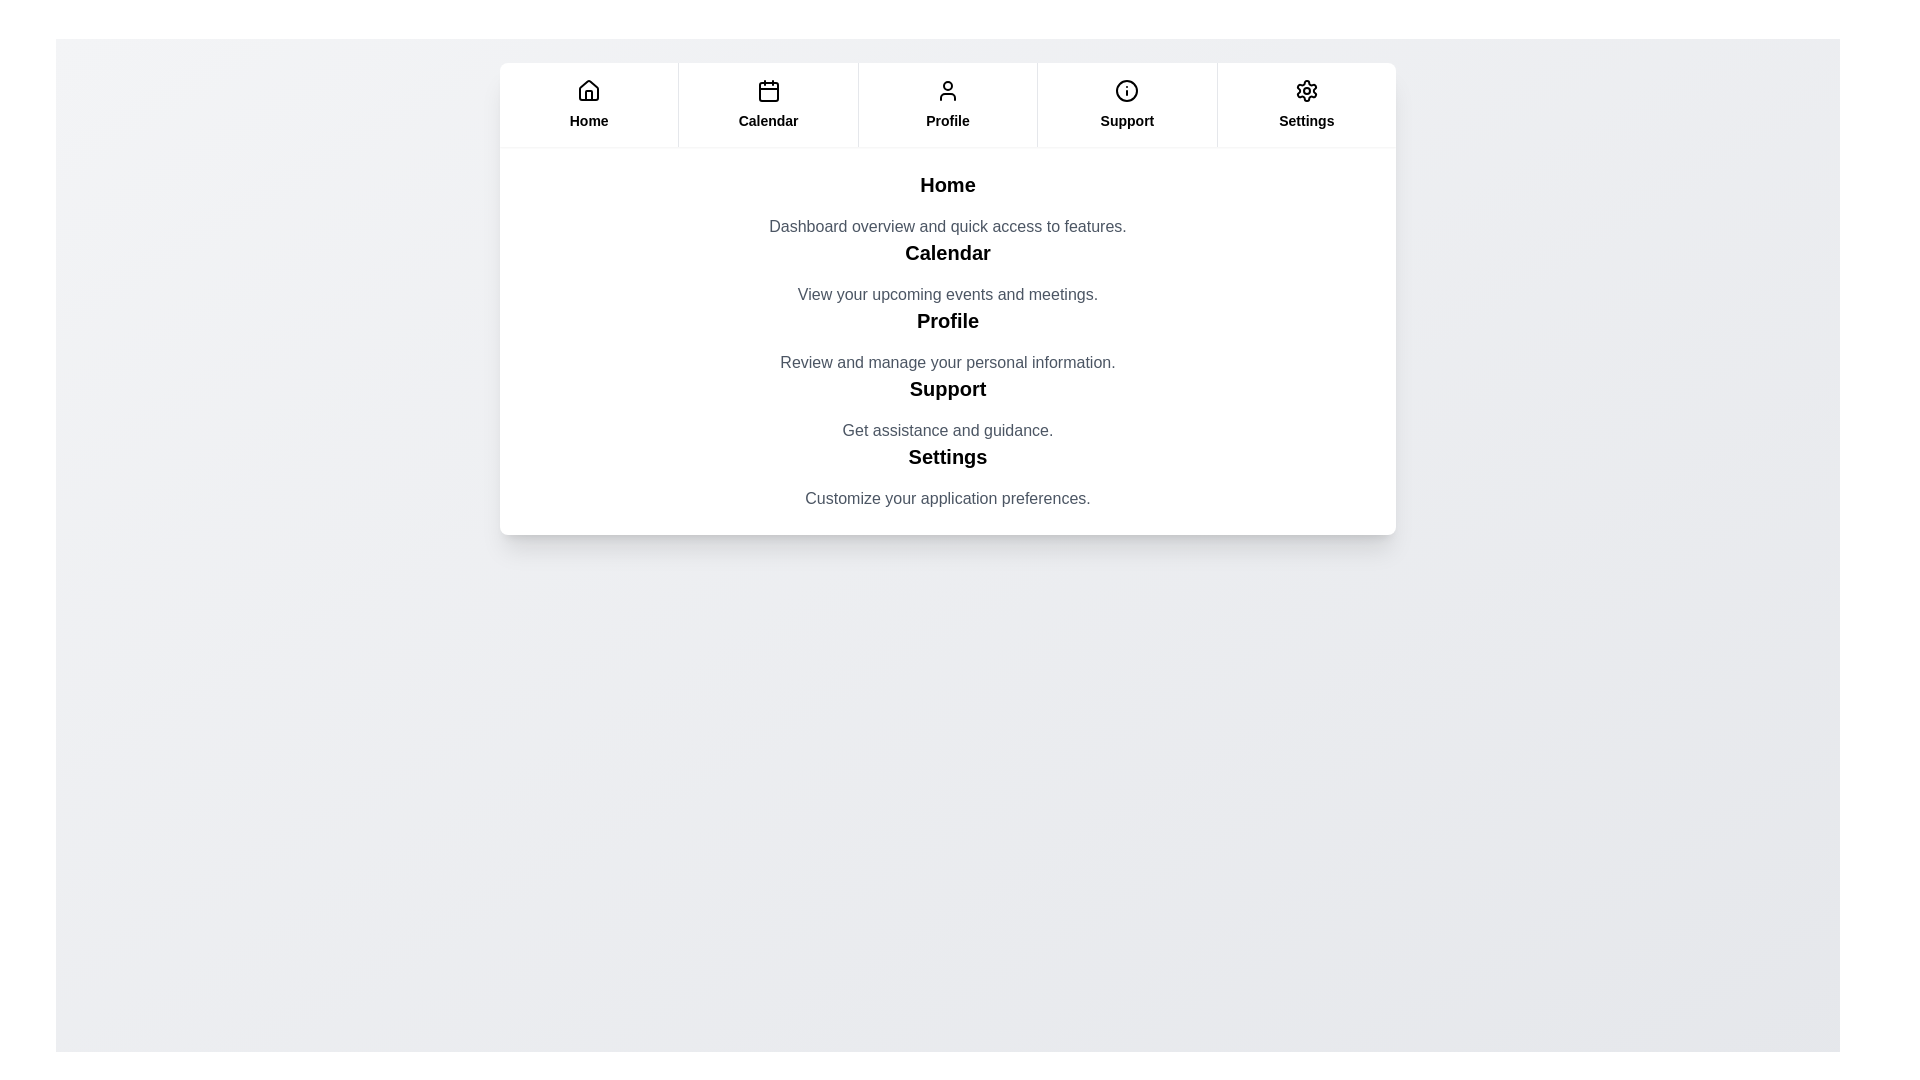 This screenshot has height=1080, width=1920. What do you see at coordinates (947, 477) in the screenshot?
I see `the 'Settings' text block element to focus on it, which contains the title 'Settings' and the description 'Customize your application preferences.' It is the fifth section in the vertical list` at bounding box center [947, 477].